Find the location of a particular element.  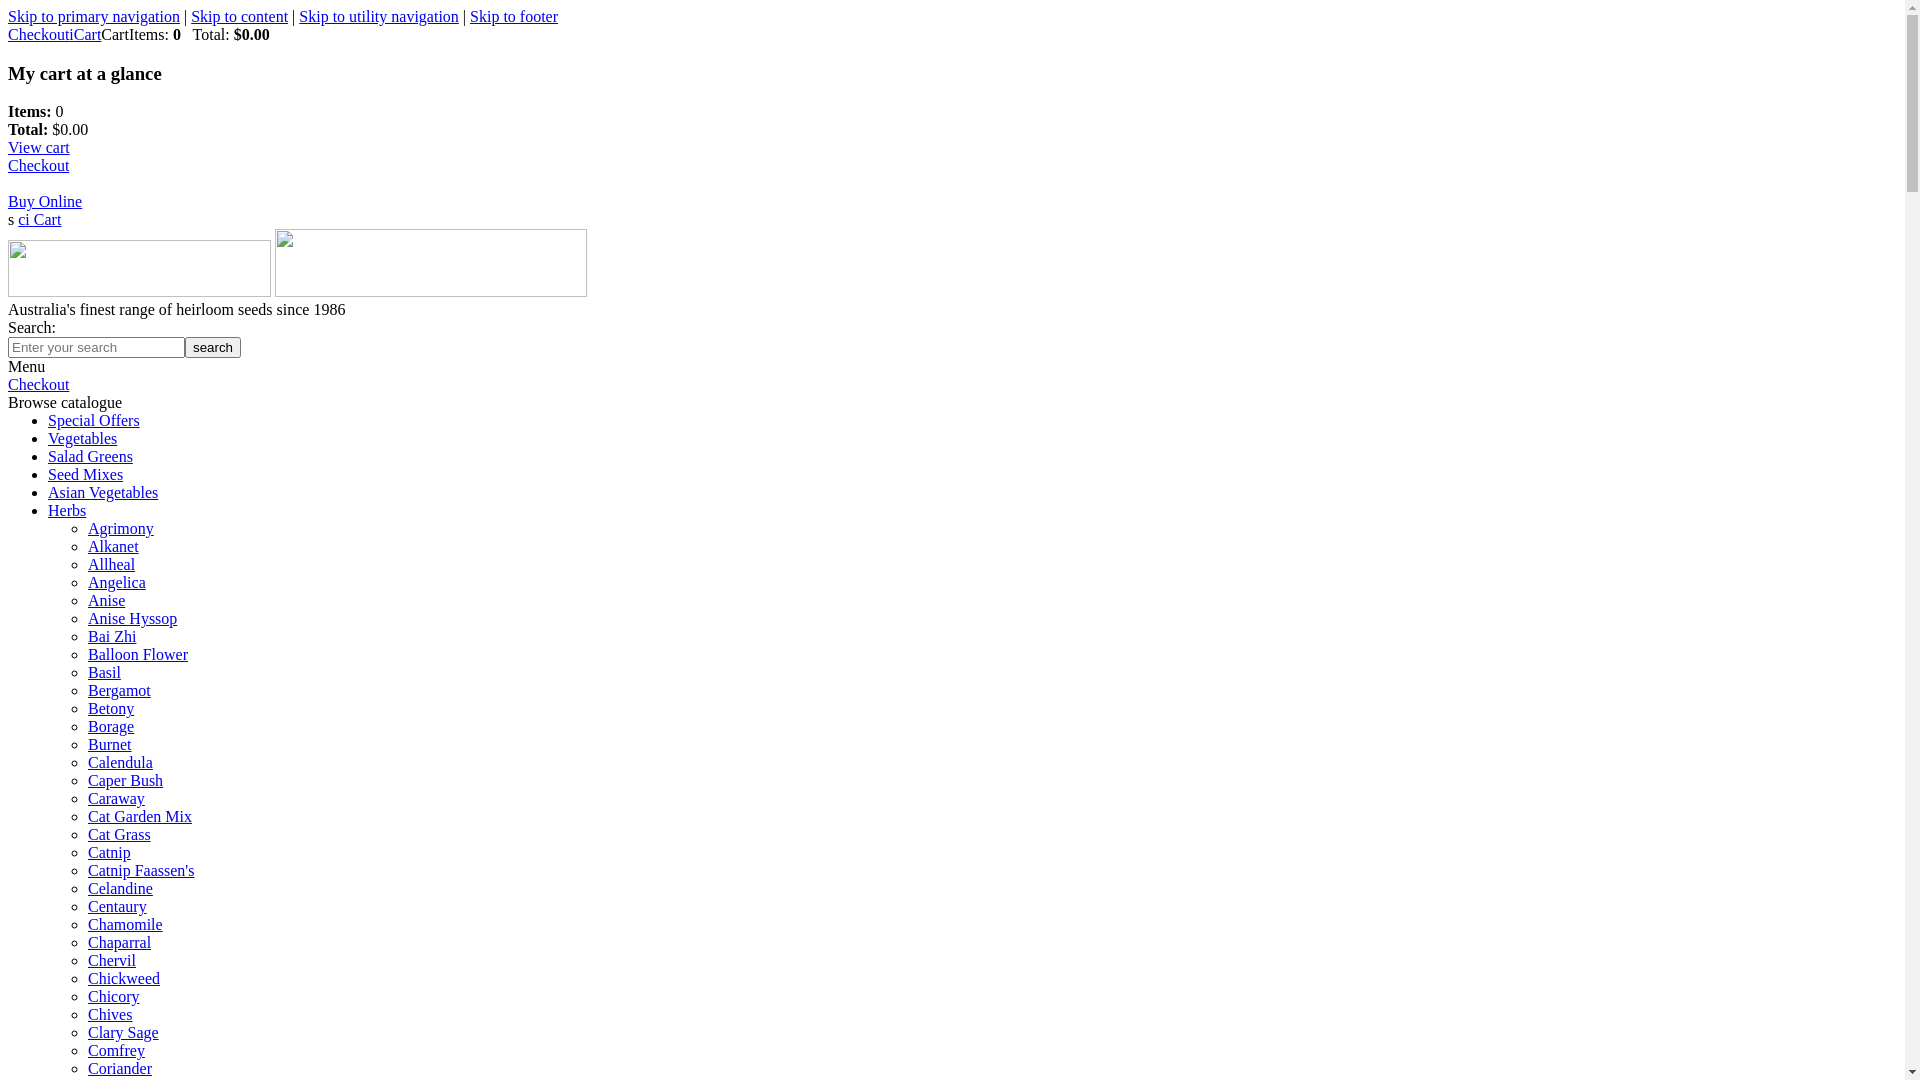

'Chickweed' is located at coordinates (86, 977).